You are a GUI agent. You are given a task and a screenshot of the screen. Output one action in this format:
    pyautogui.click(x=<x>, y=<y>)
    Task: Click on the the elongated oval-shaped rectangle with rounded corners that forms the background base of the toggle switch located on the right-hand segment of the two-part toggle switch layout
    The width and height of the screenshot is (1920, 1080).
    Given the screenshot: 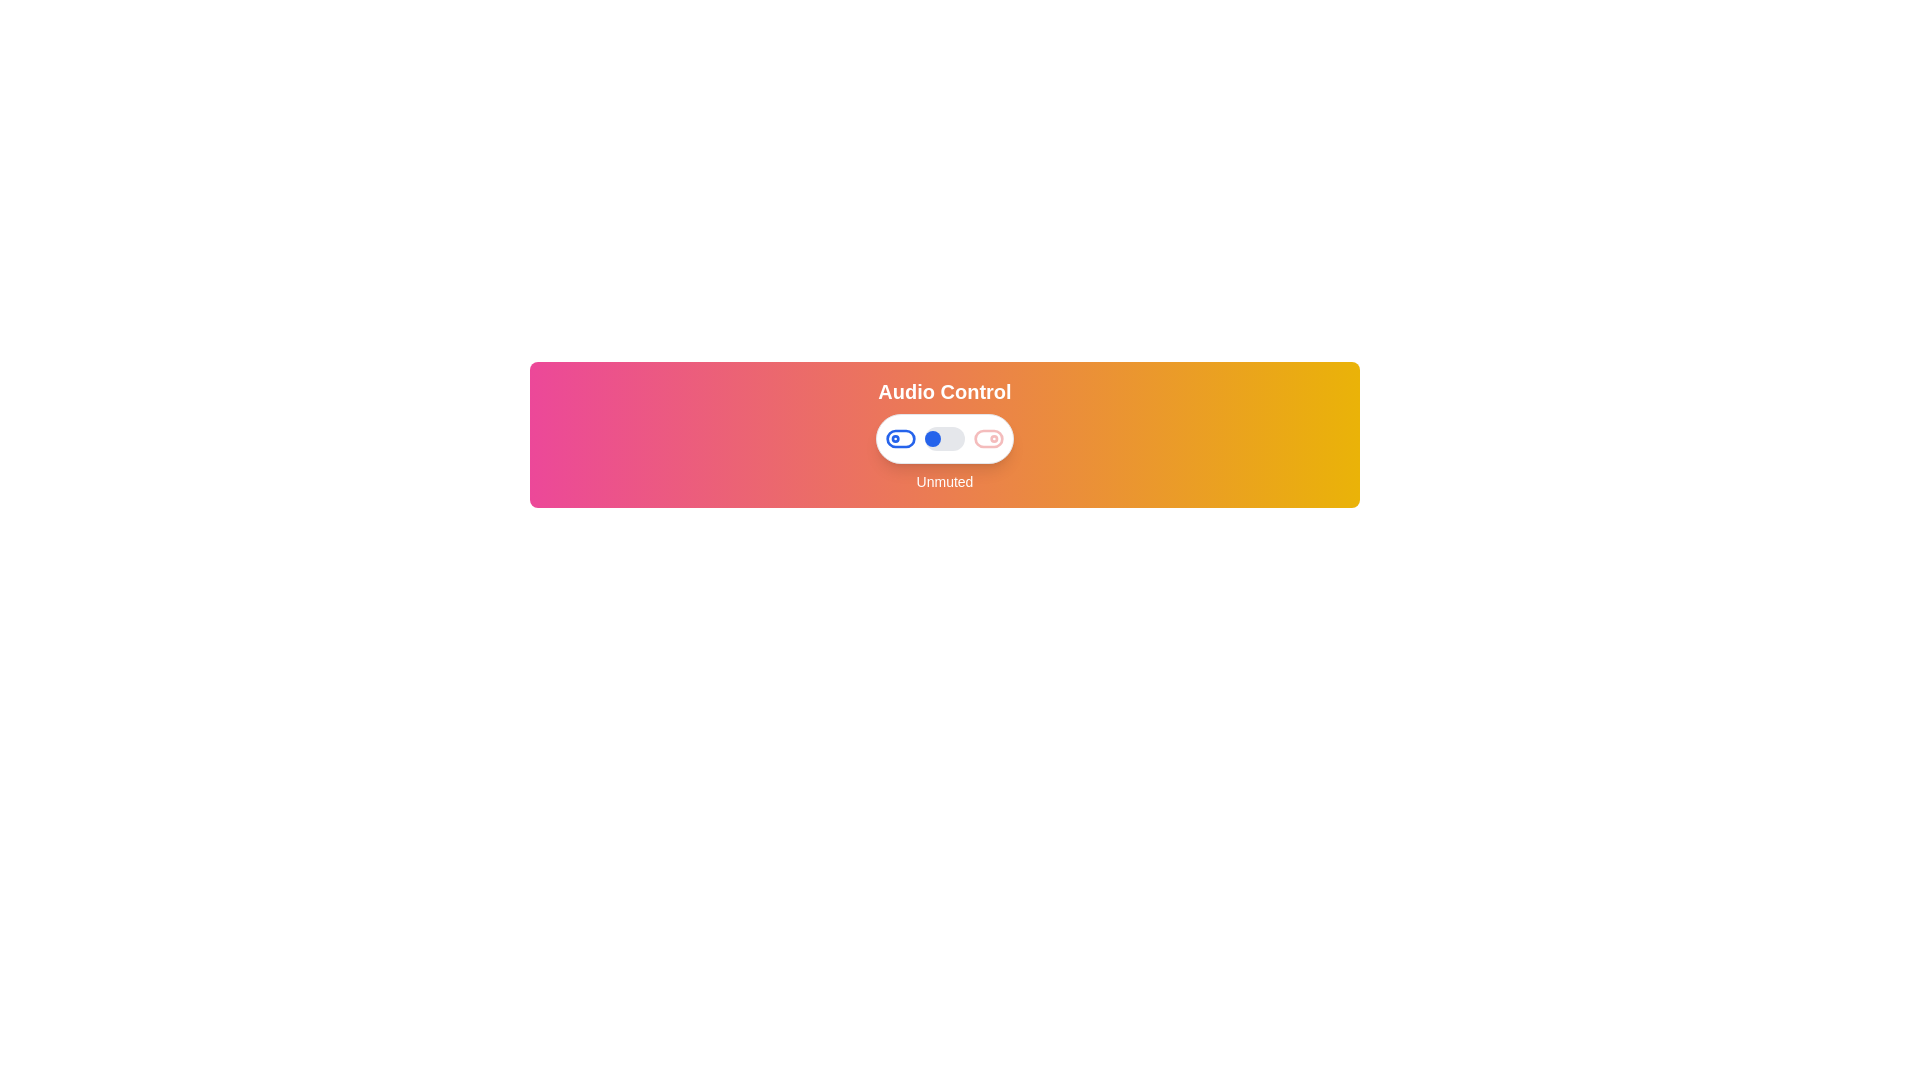 What is the action you would take?
    pyautogui.click(x=988, y=438)
    